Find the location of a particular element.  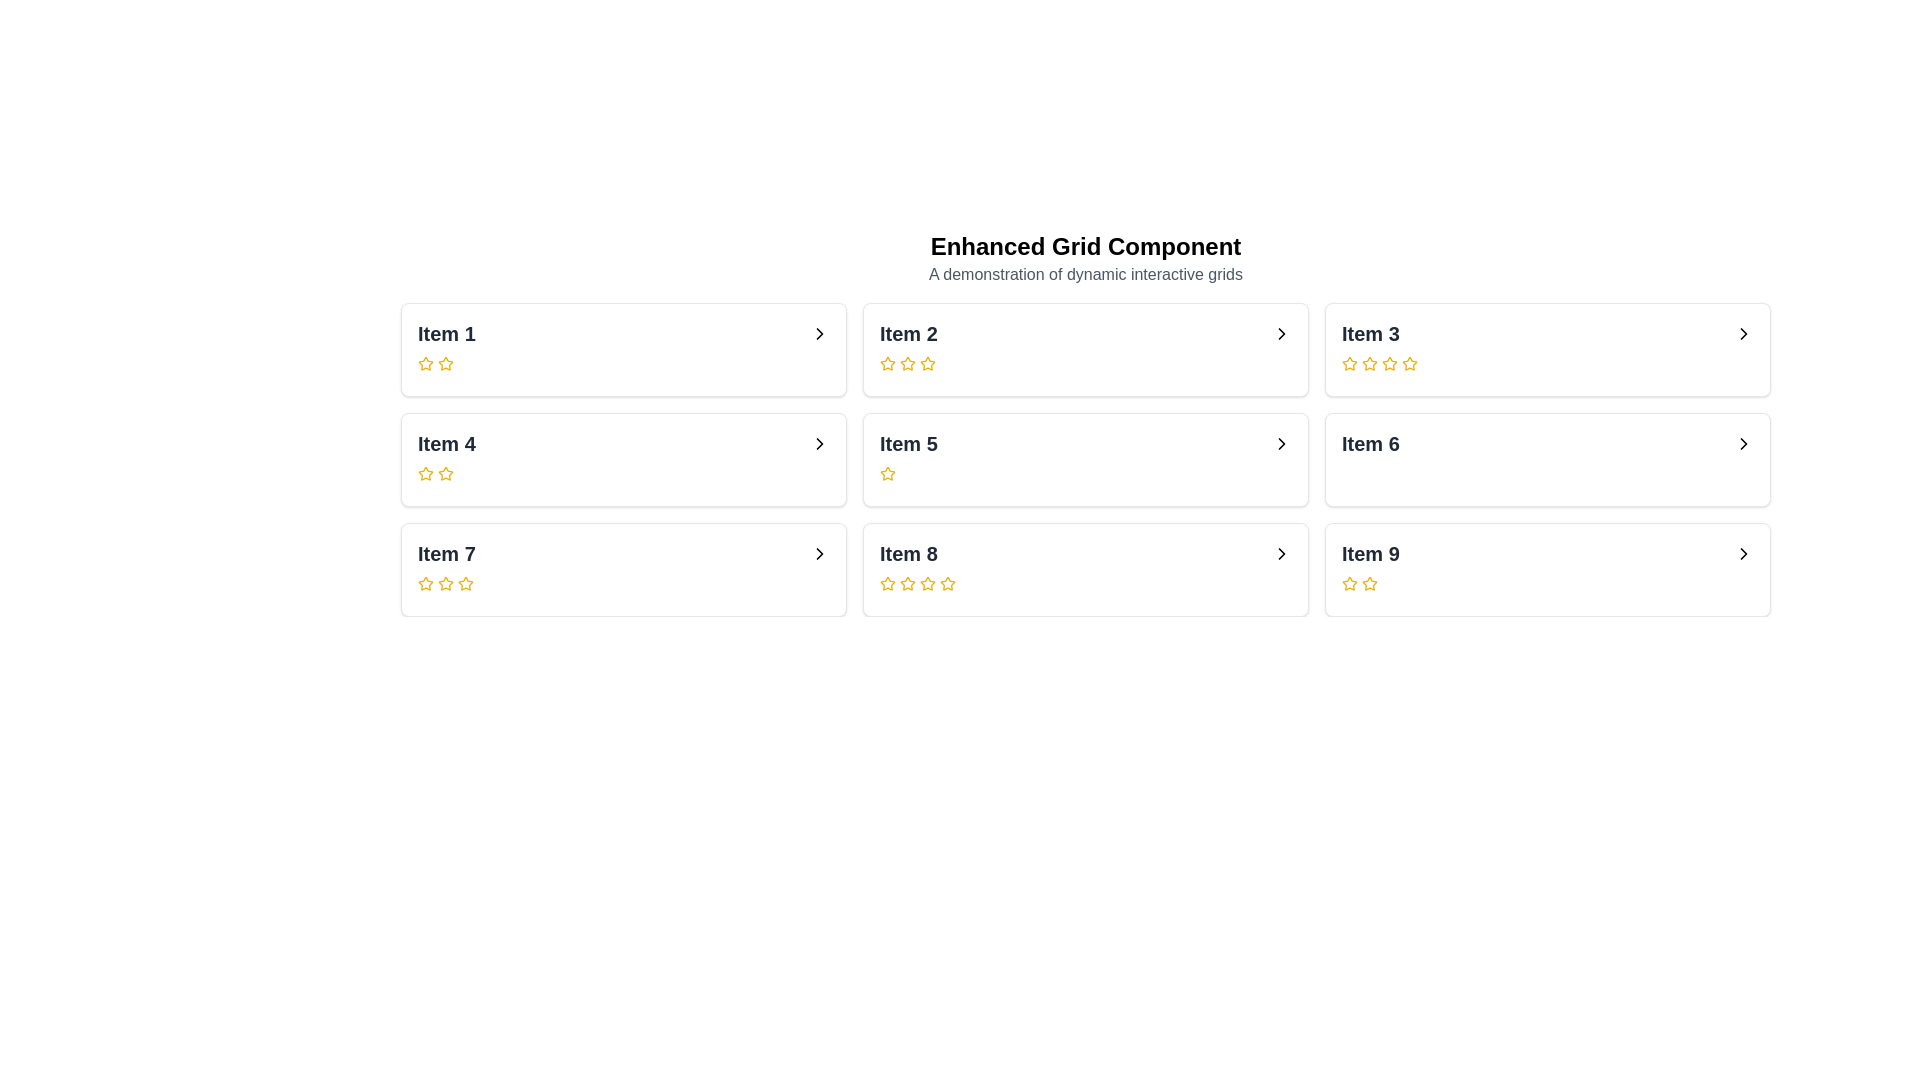

the first star icon in the rating system for 'Item 3' is located at coordinates (1349, 363).